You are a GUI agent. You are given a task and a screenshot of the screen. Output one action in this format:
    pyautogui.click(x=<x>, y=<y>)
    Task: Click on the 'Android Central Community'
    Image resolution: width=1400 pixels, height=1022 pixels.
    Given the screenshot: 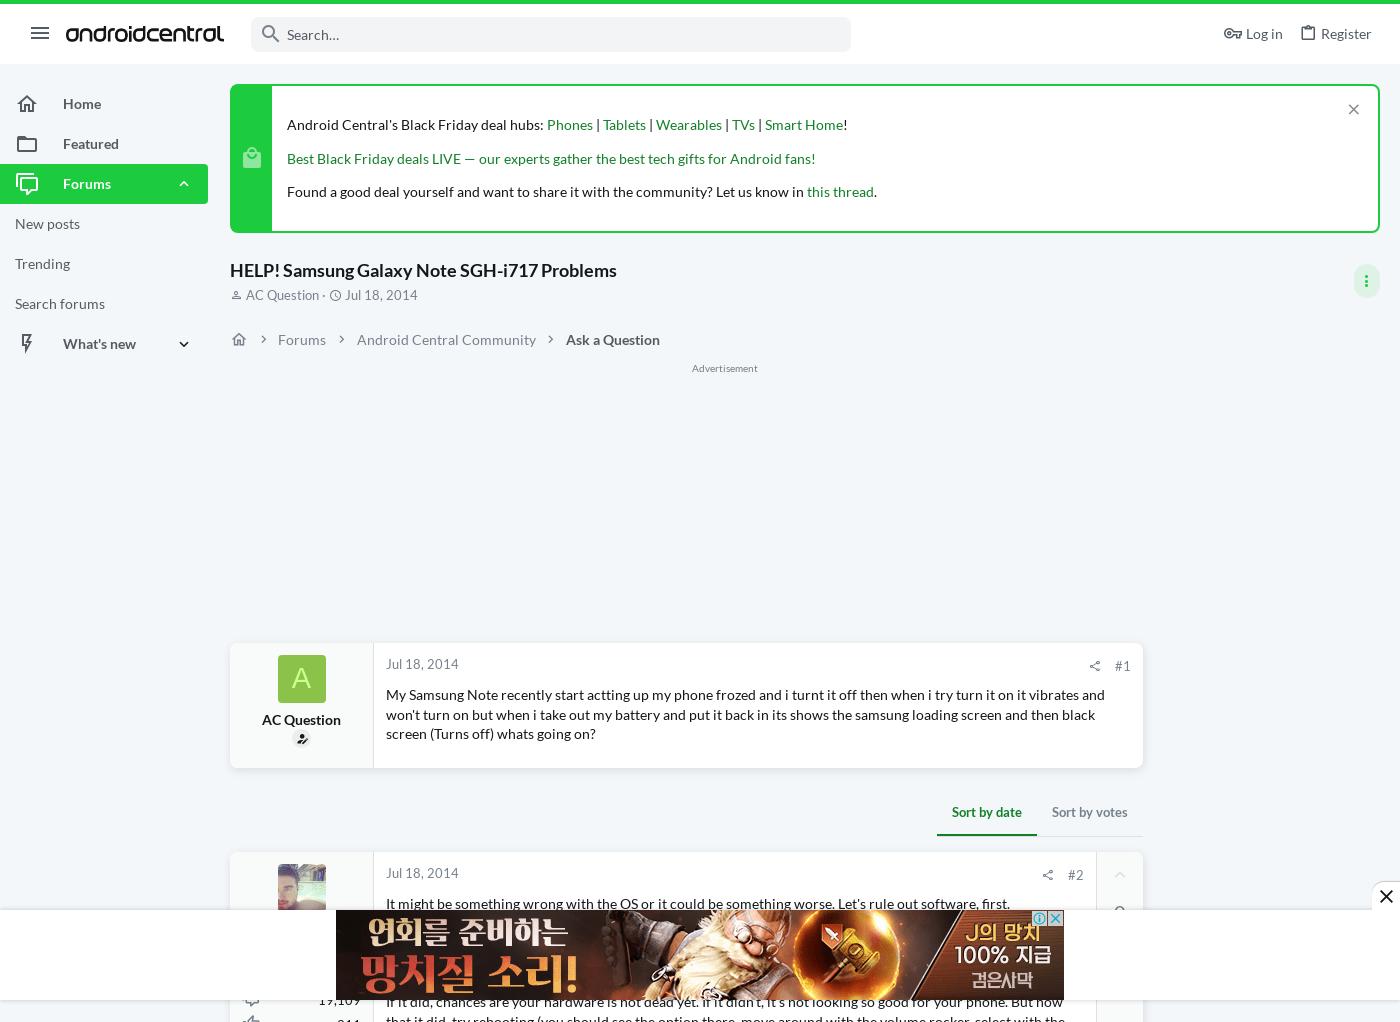 What is the action you would take?
    pyautogui.click(x=445, y=339)
    